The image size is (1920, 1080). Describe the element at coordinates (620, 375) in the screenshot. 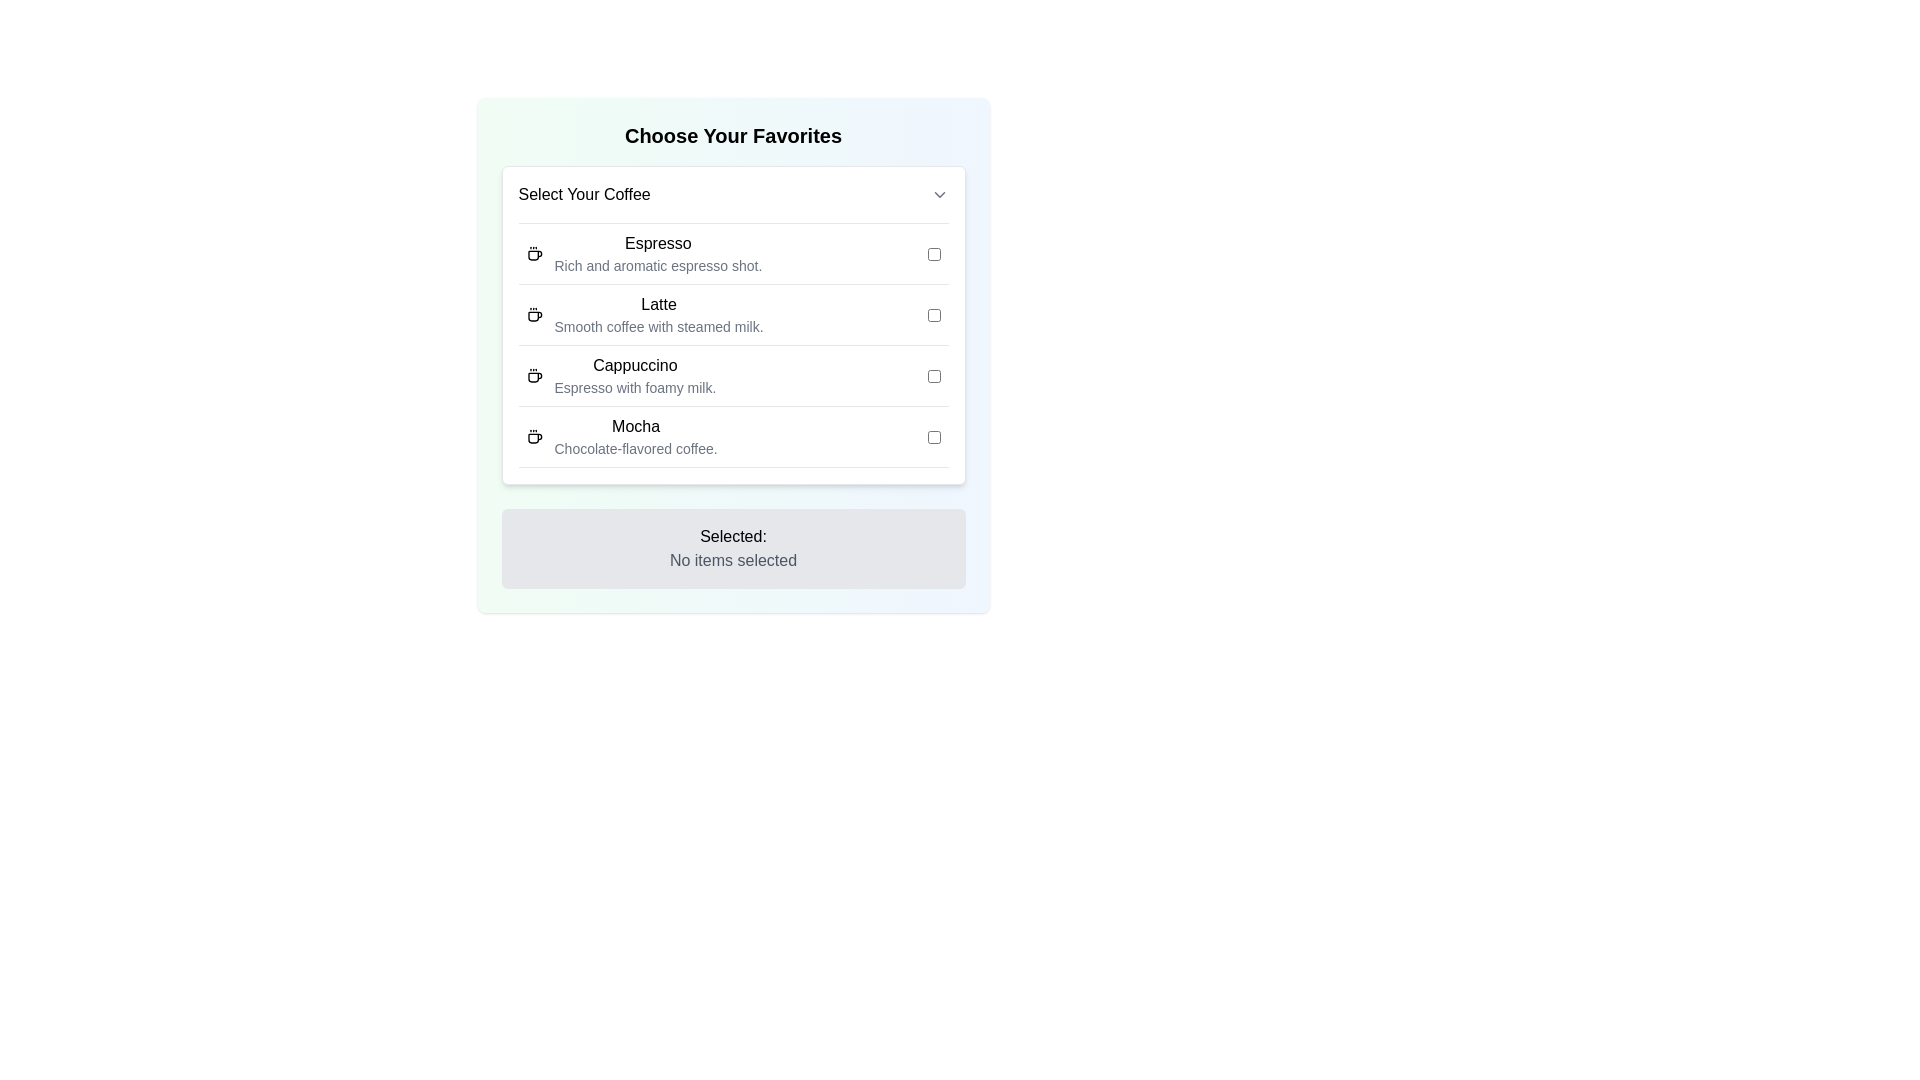

I see `the 'Cappuccino' coffee option` at that location.